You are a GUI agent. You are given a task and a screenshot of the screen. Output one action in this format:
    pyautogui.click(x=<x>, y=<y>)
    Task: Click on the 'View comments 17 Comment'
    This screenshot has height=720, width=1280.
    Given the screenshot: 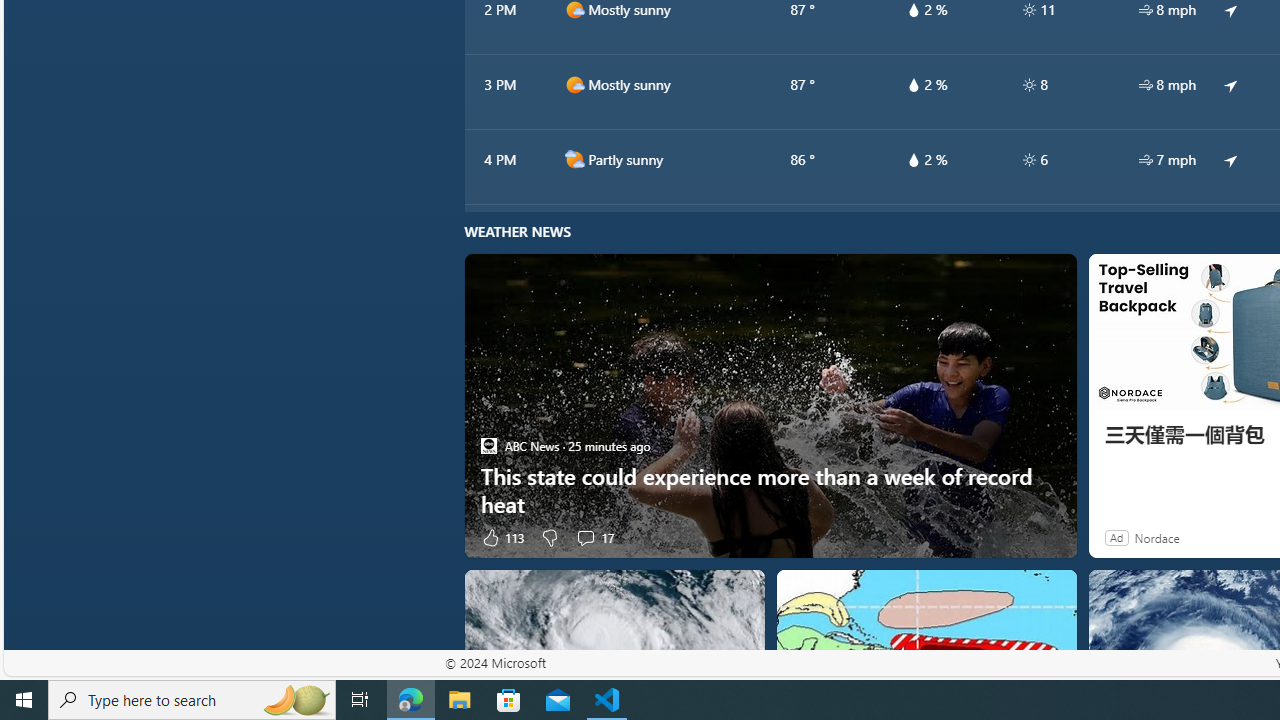 What is the action you would take?
    pyautogui.click(x=593, y=536)
    